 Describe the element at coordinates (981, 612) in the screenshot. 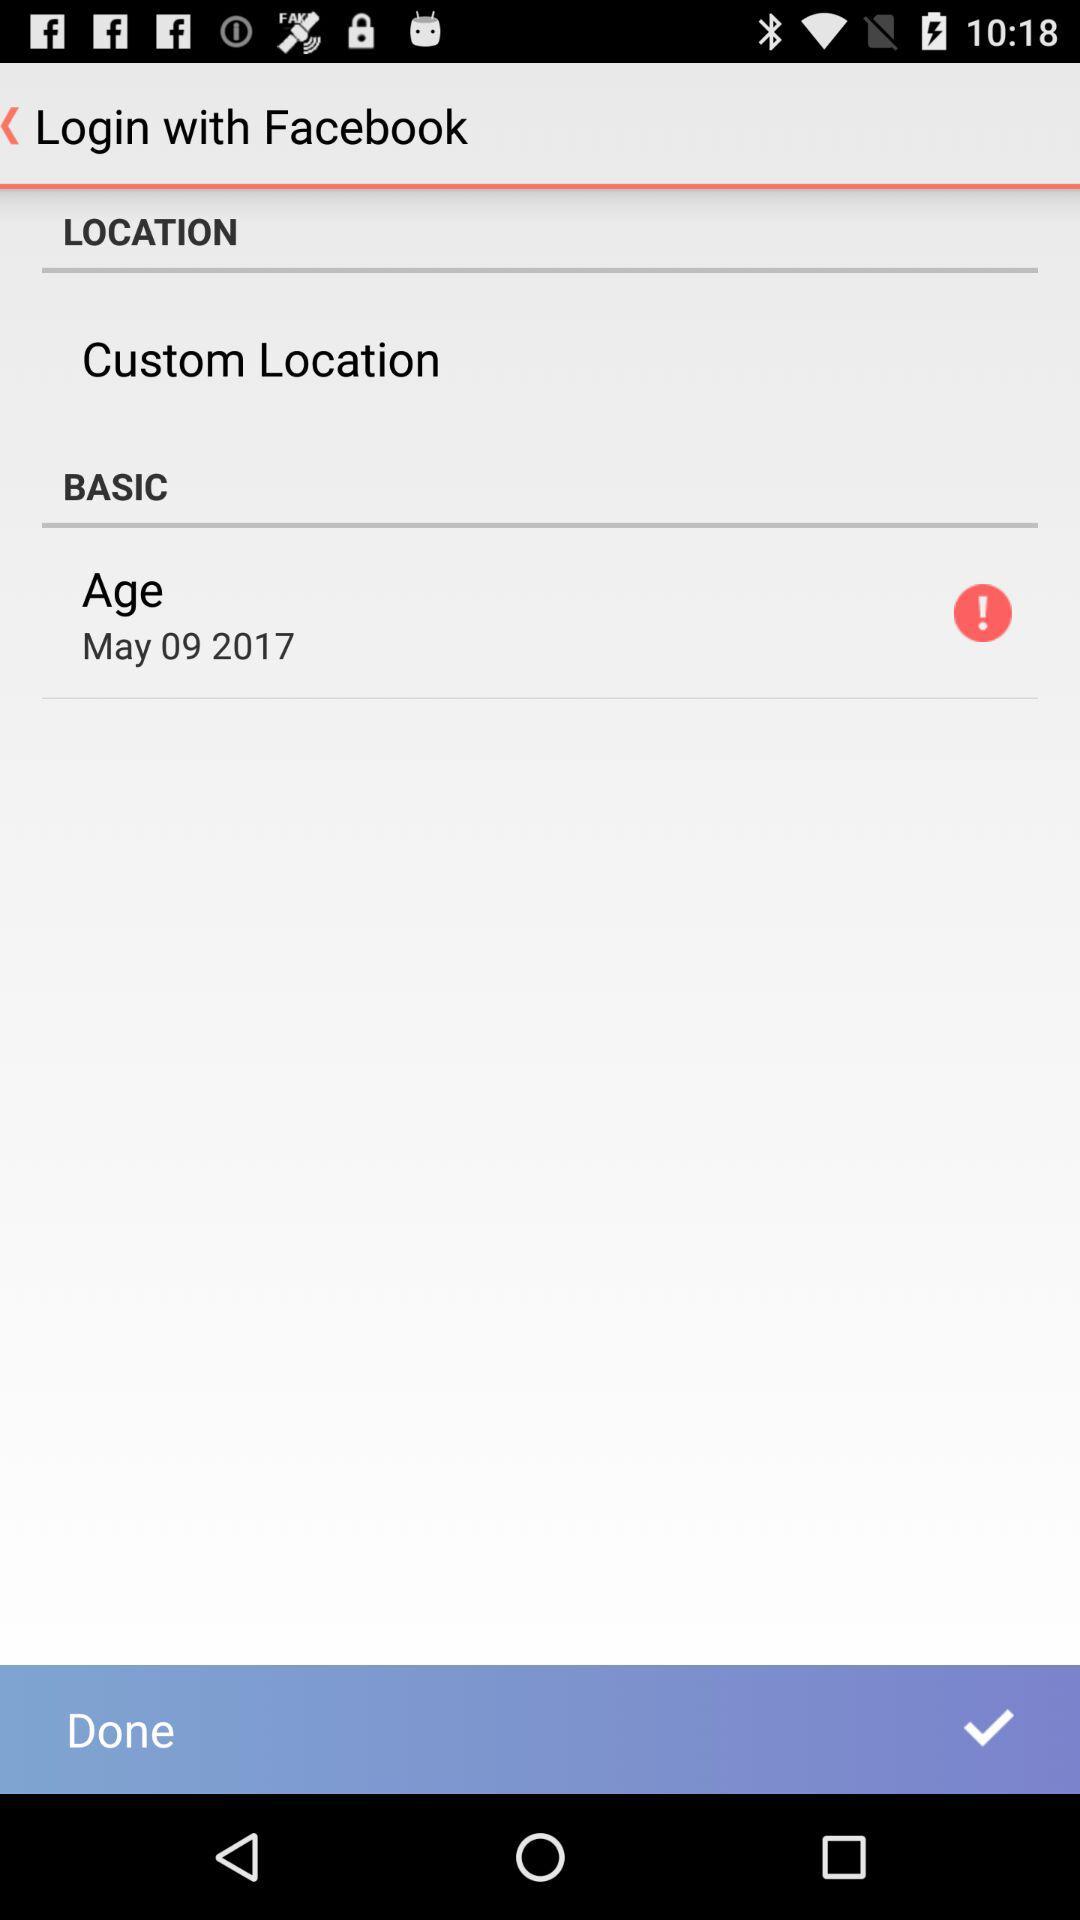

I see `the item to the right of the may 09 2017 app` at that location.